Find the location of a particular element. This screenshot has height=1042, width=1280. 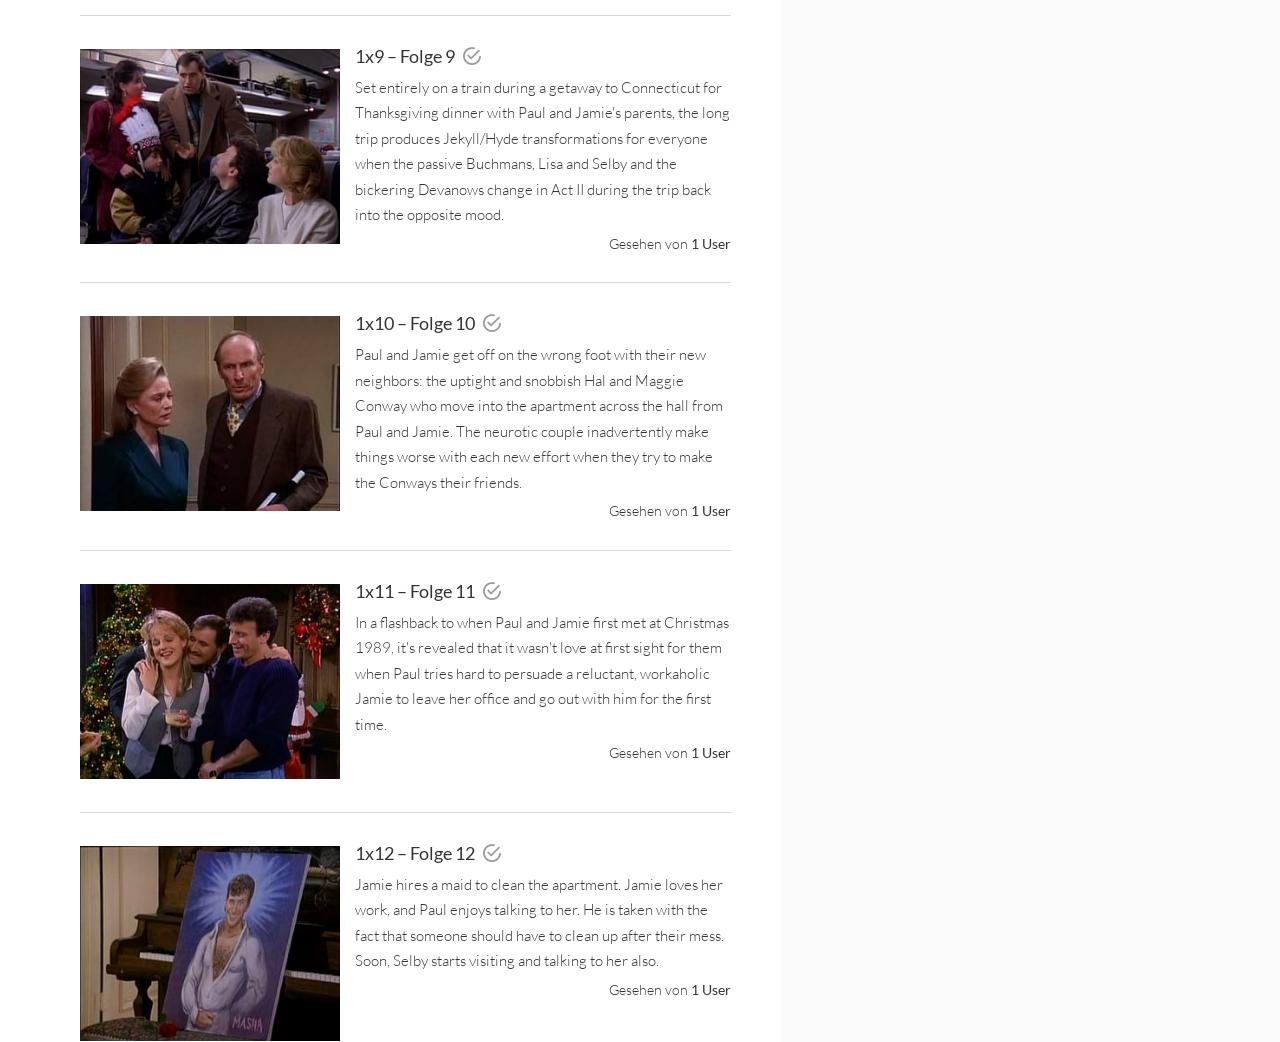

'Jamie hires a maid to clean the apartment. Jamie loves her work, and Paul enjoys talking to her. He is taken with the fact that someone should have to clean up after their mess. Soon, Selby starts visiting and talking to her also.' is located at coordinates (539, 920).